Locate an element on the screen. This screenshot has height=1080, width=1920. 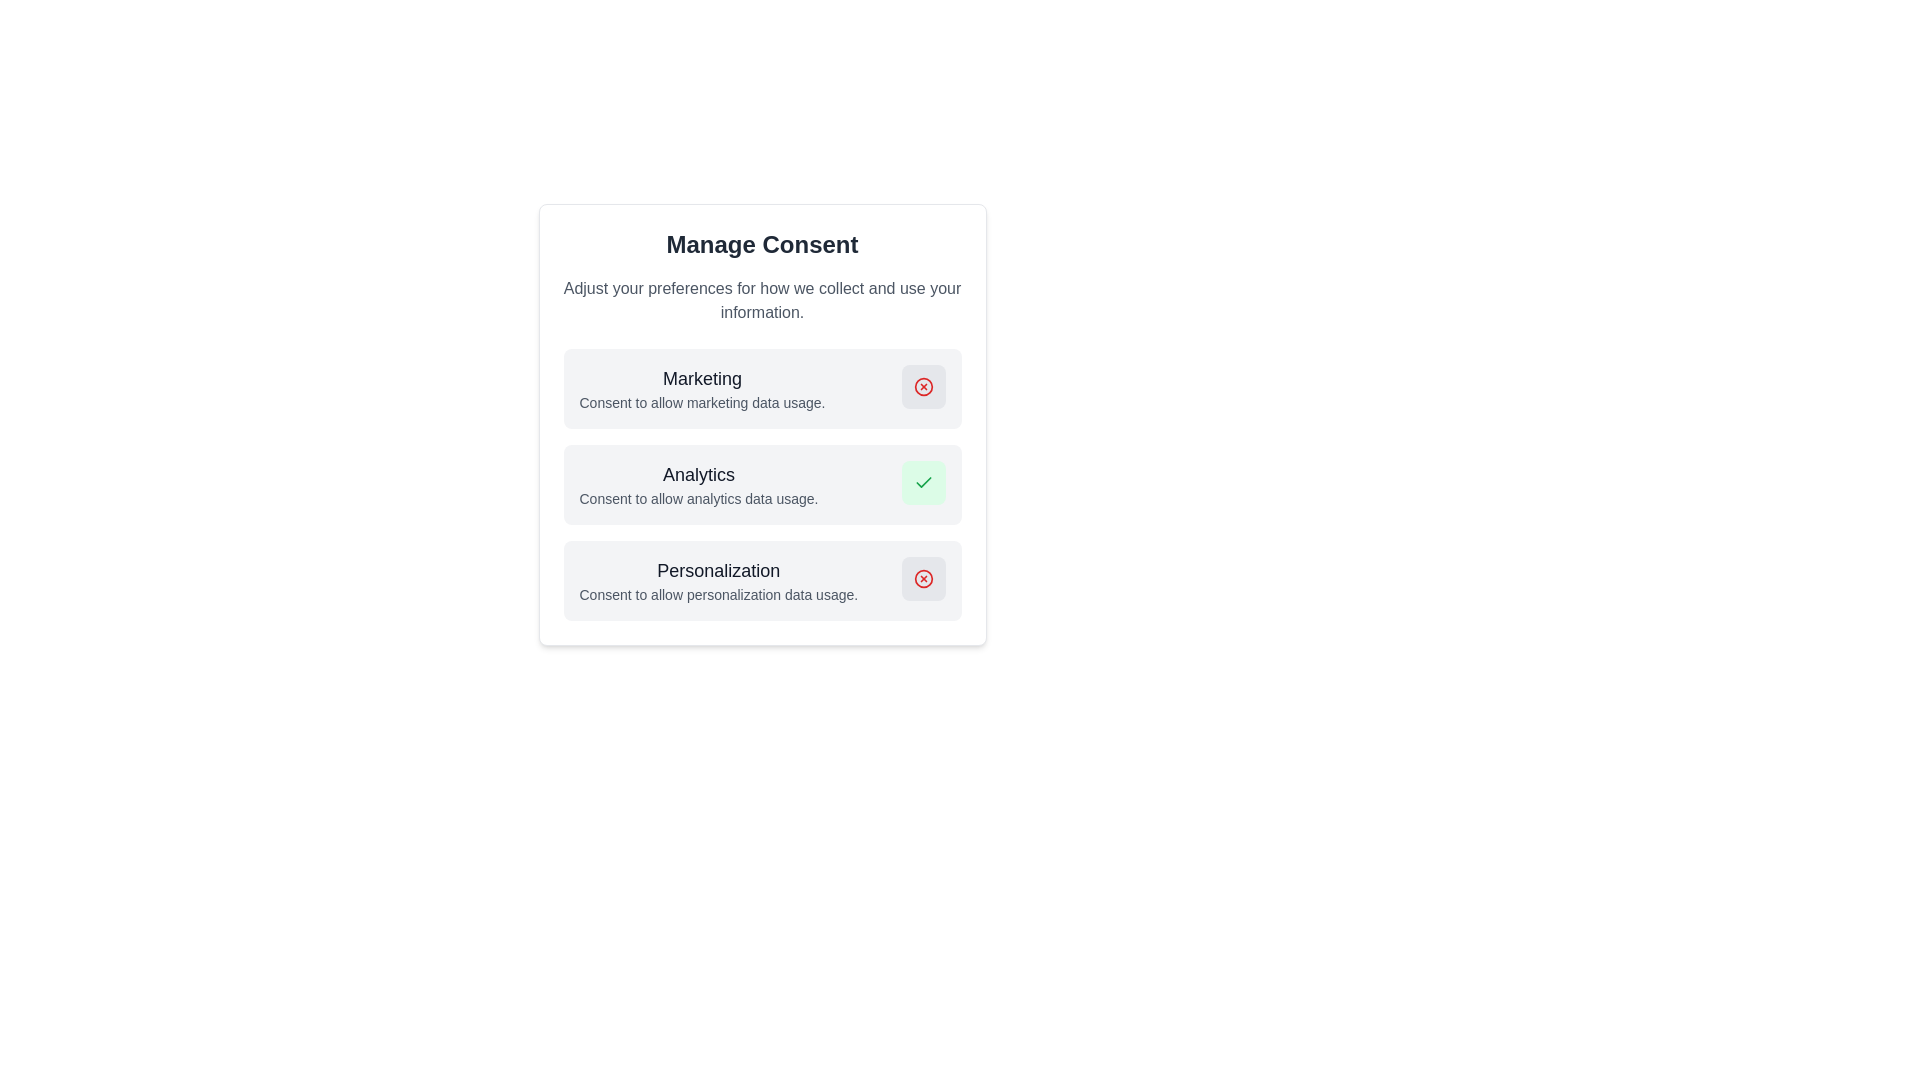
the circular red icon button with a cross inside, located in the Manage Consent settings menu next to the Marketing consent option is located at coordinates (922, 578).